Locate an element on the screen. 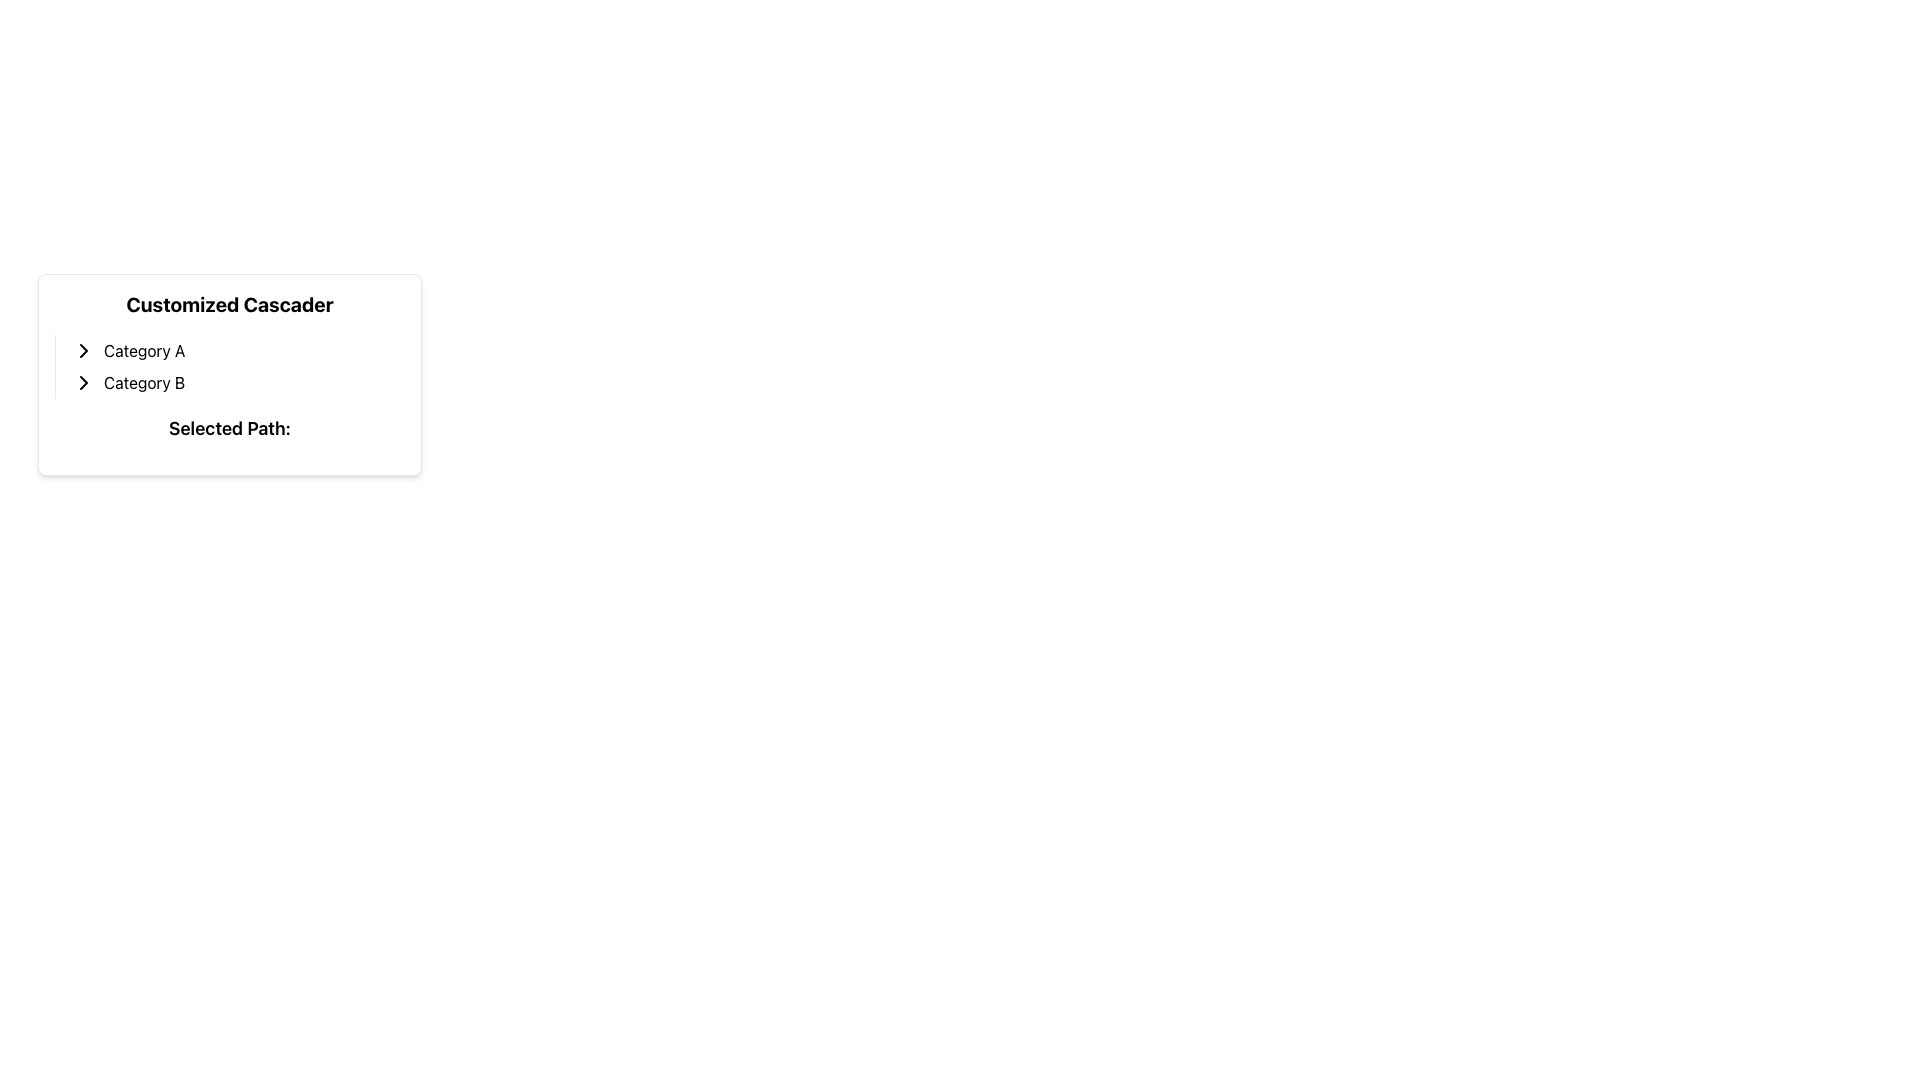 The image size is (1920, 1080). the right-pointing chevron icon with a black stroke located next to the text 'Category A' is located at coordinates (82, 350).